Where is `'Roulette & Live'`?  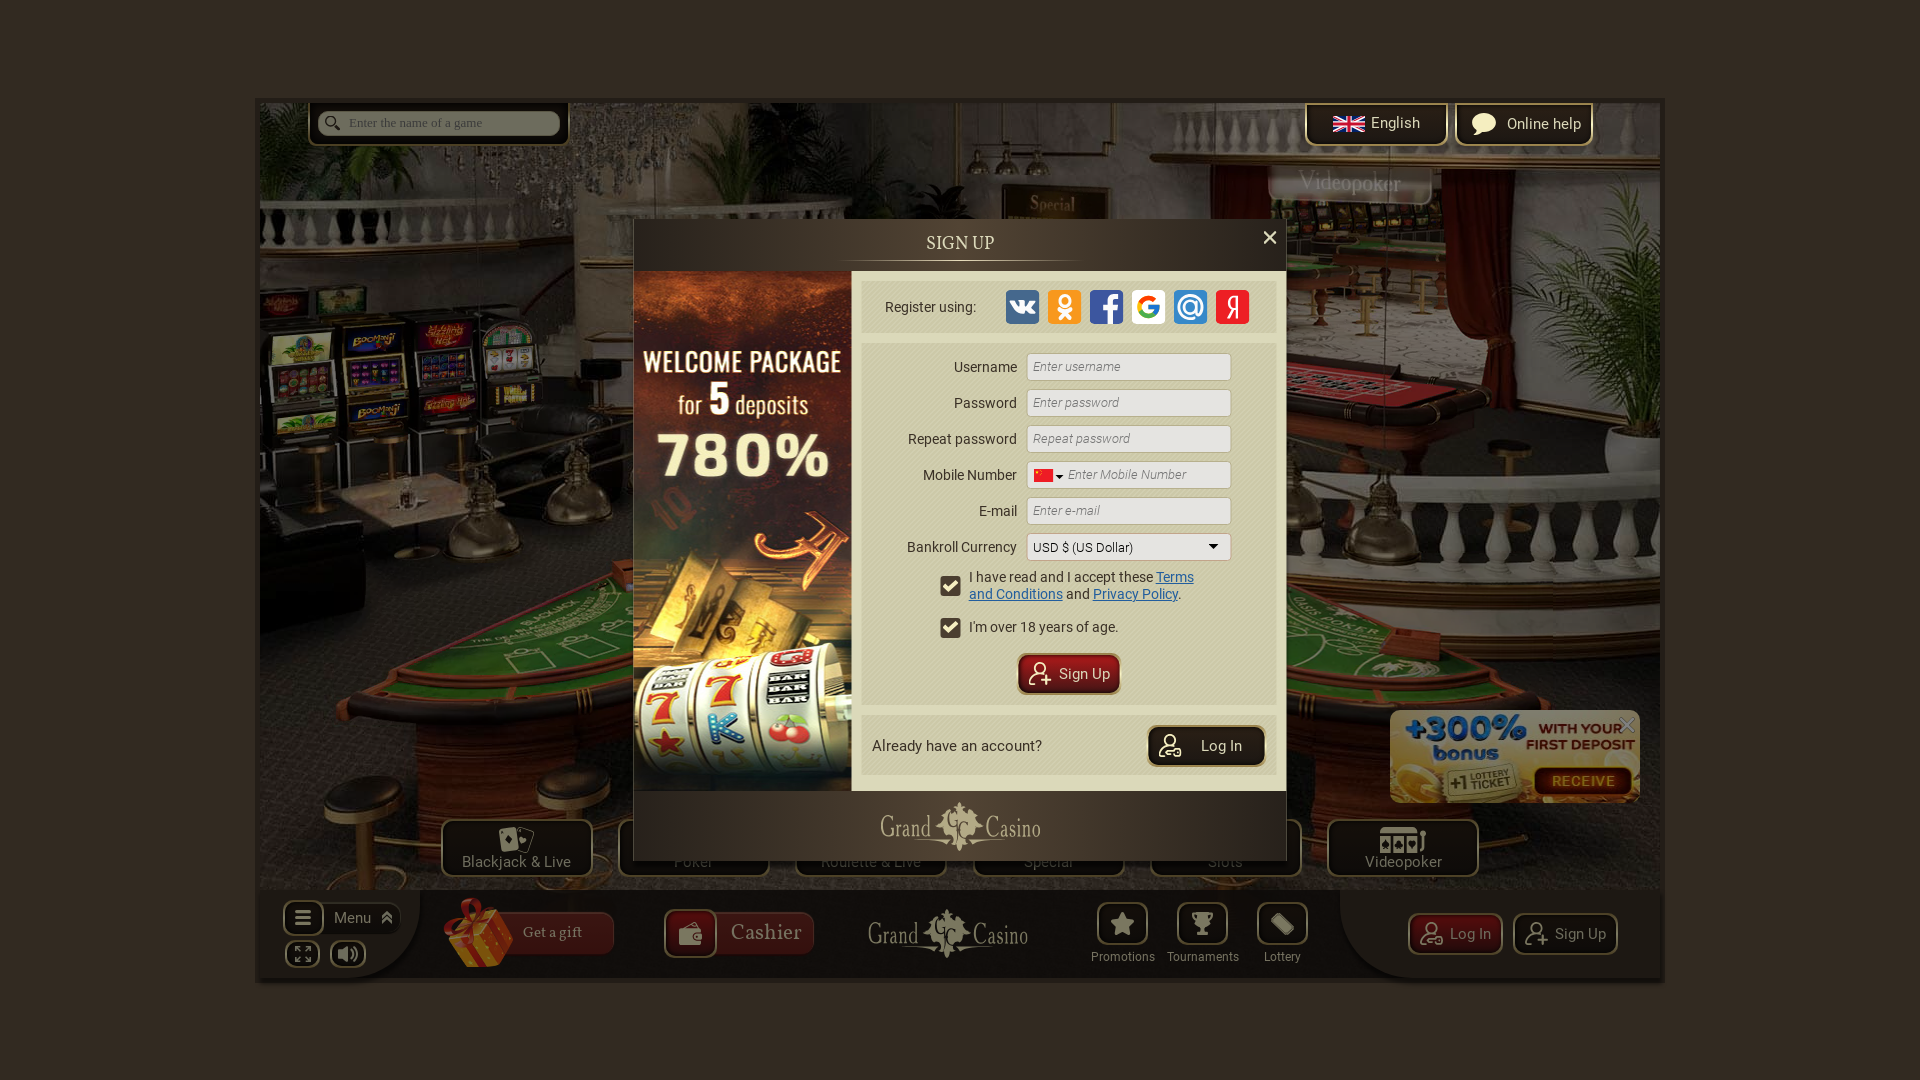 'Roulette & Live' is located at coordinates (870, 847).